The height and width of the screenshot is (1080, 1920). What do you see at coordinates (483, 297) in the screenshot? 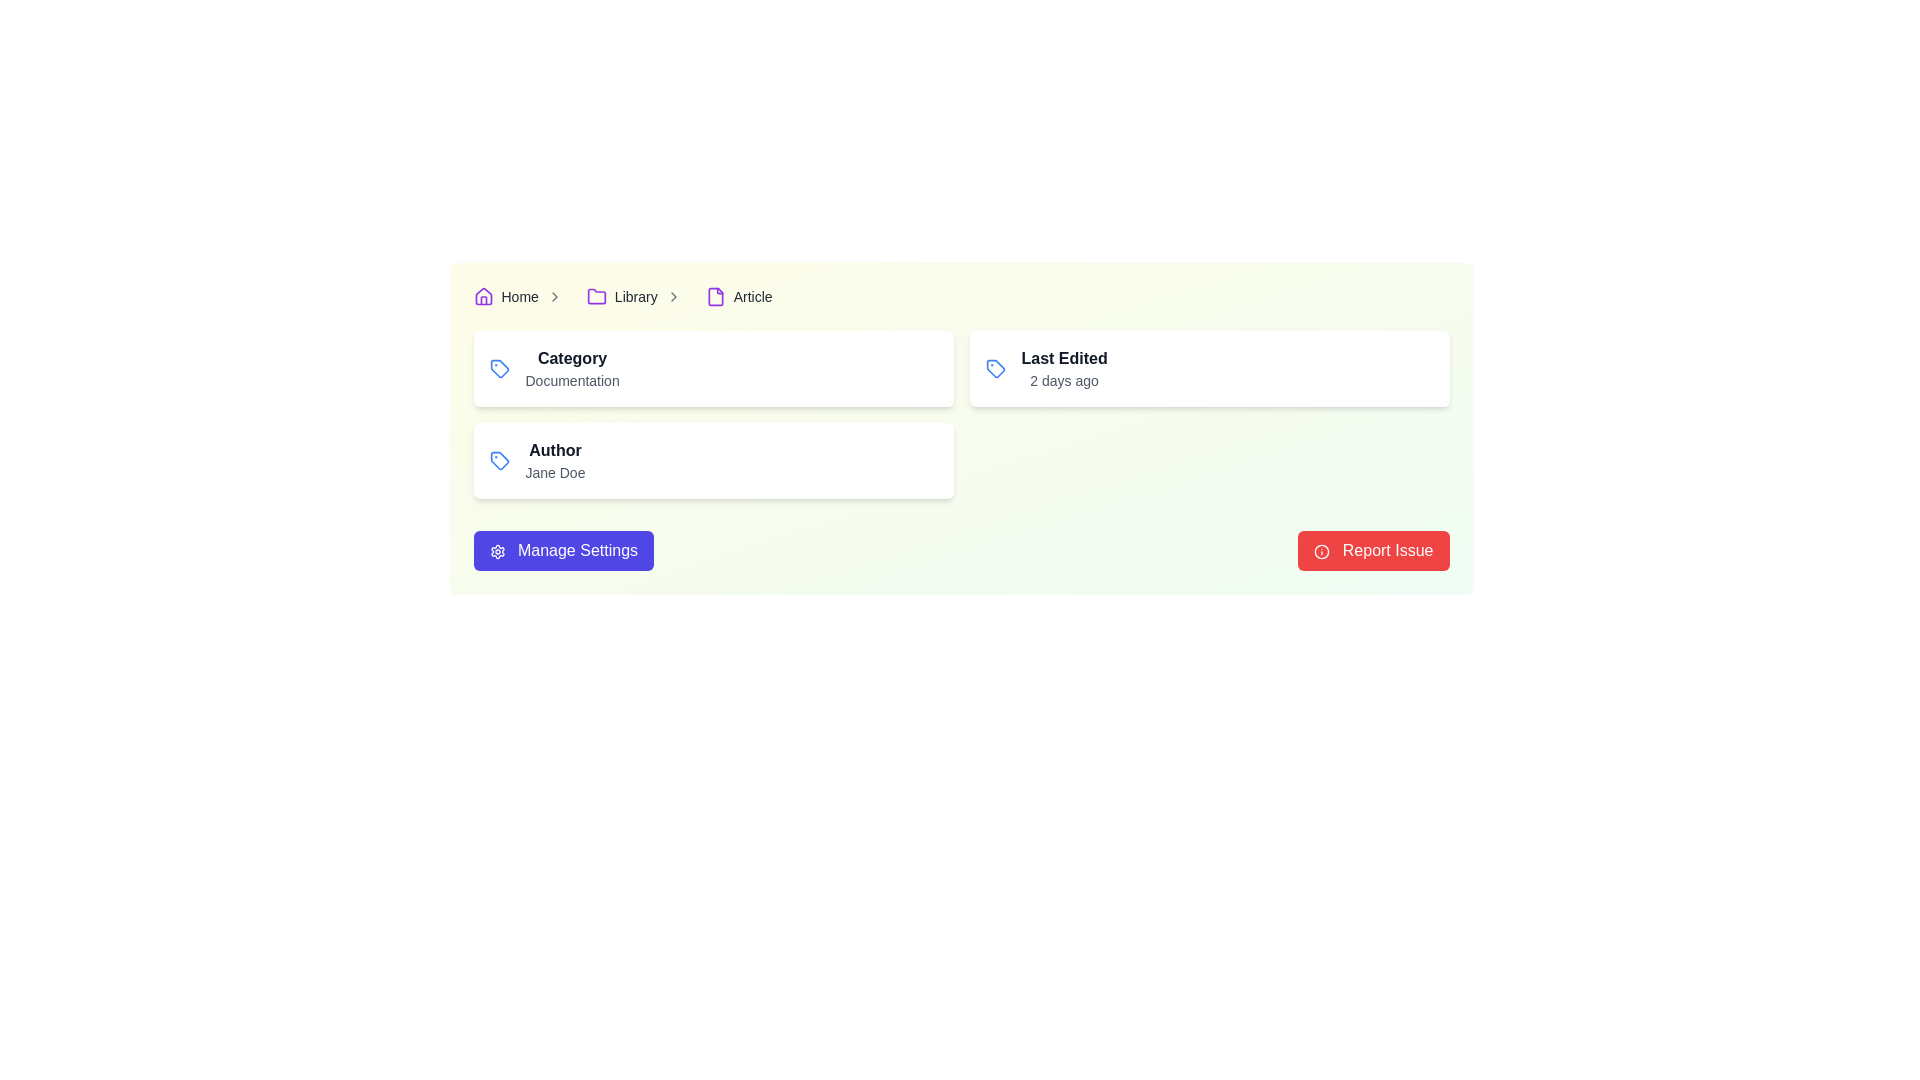
I see `the home icon` at bounding box center [483, 297].